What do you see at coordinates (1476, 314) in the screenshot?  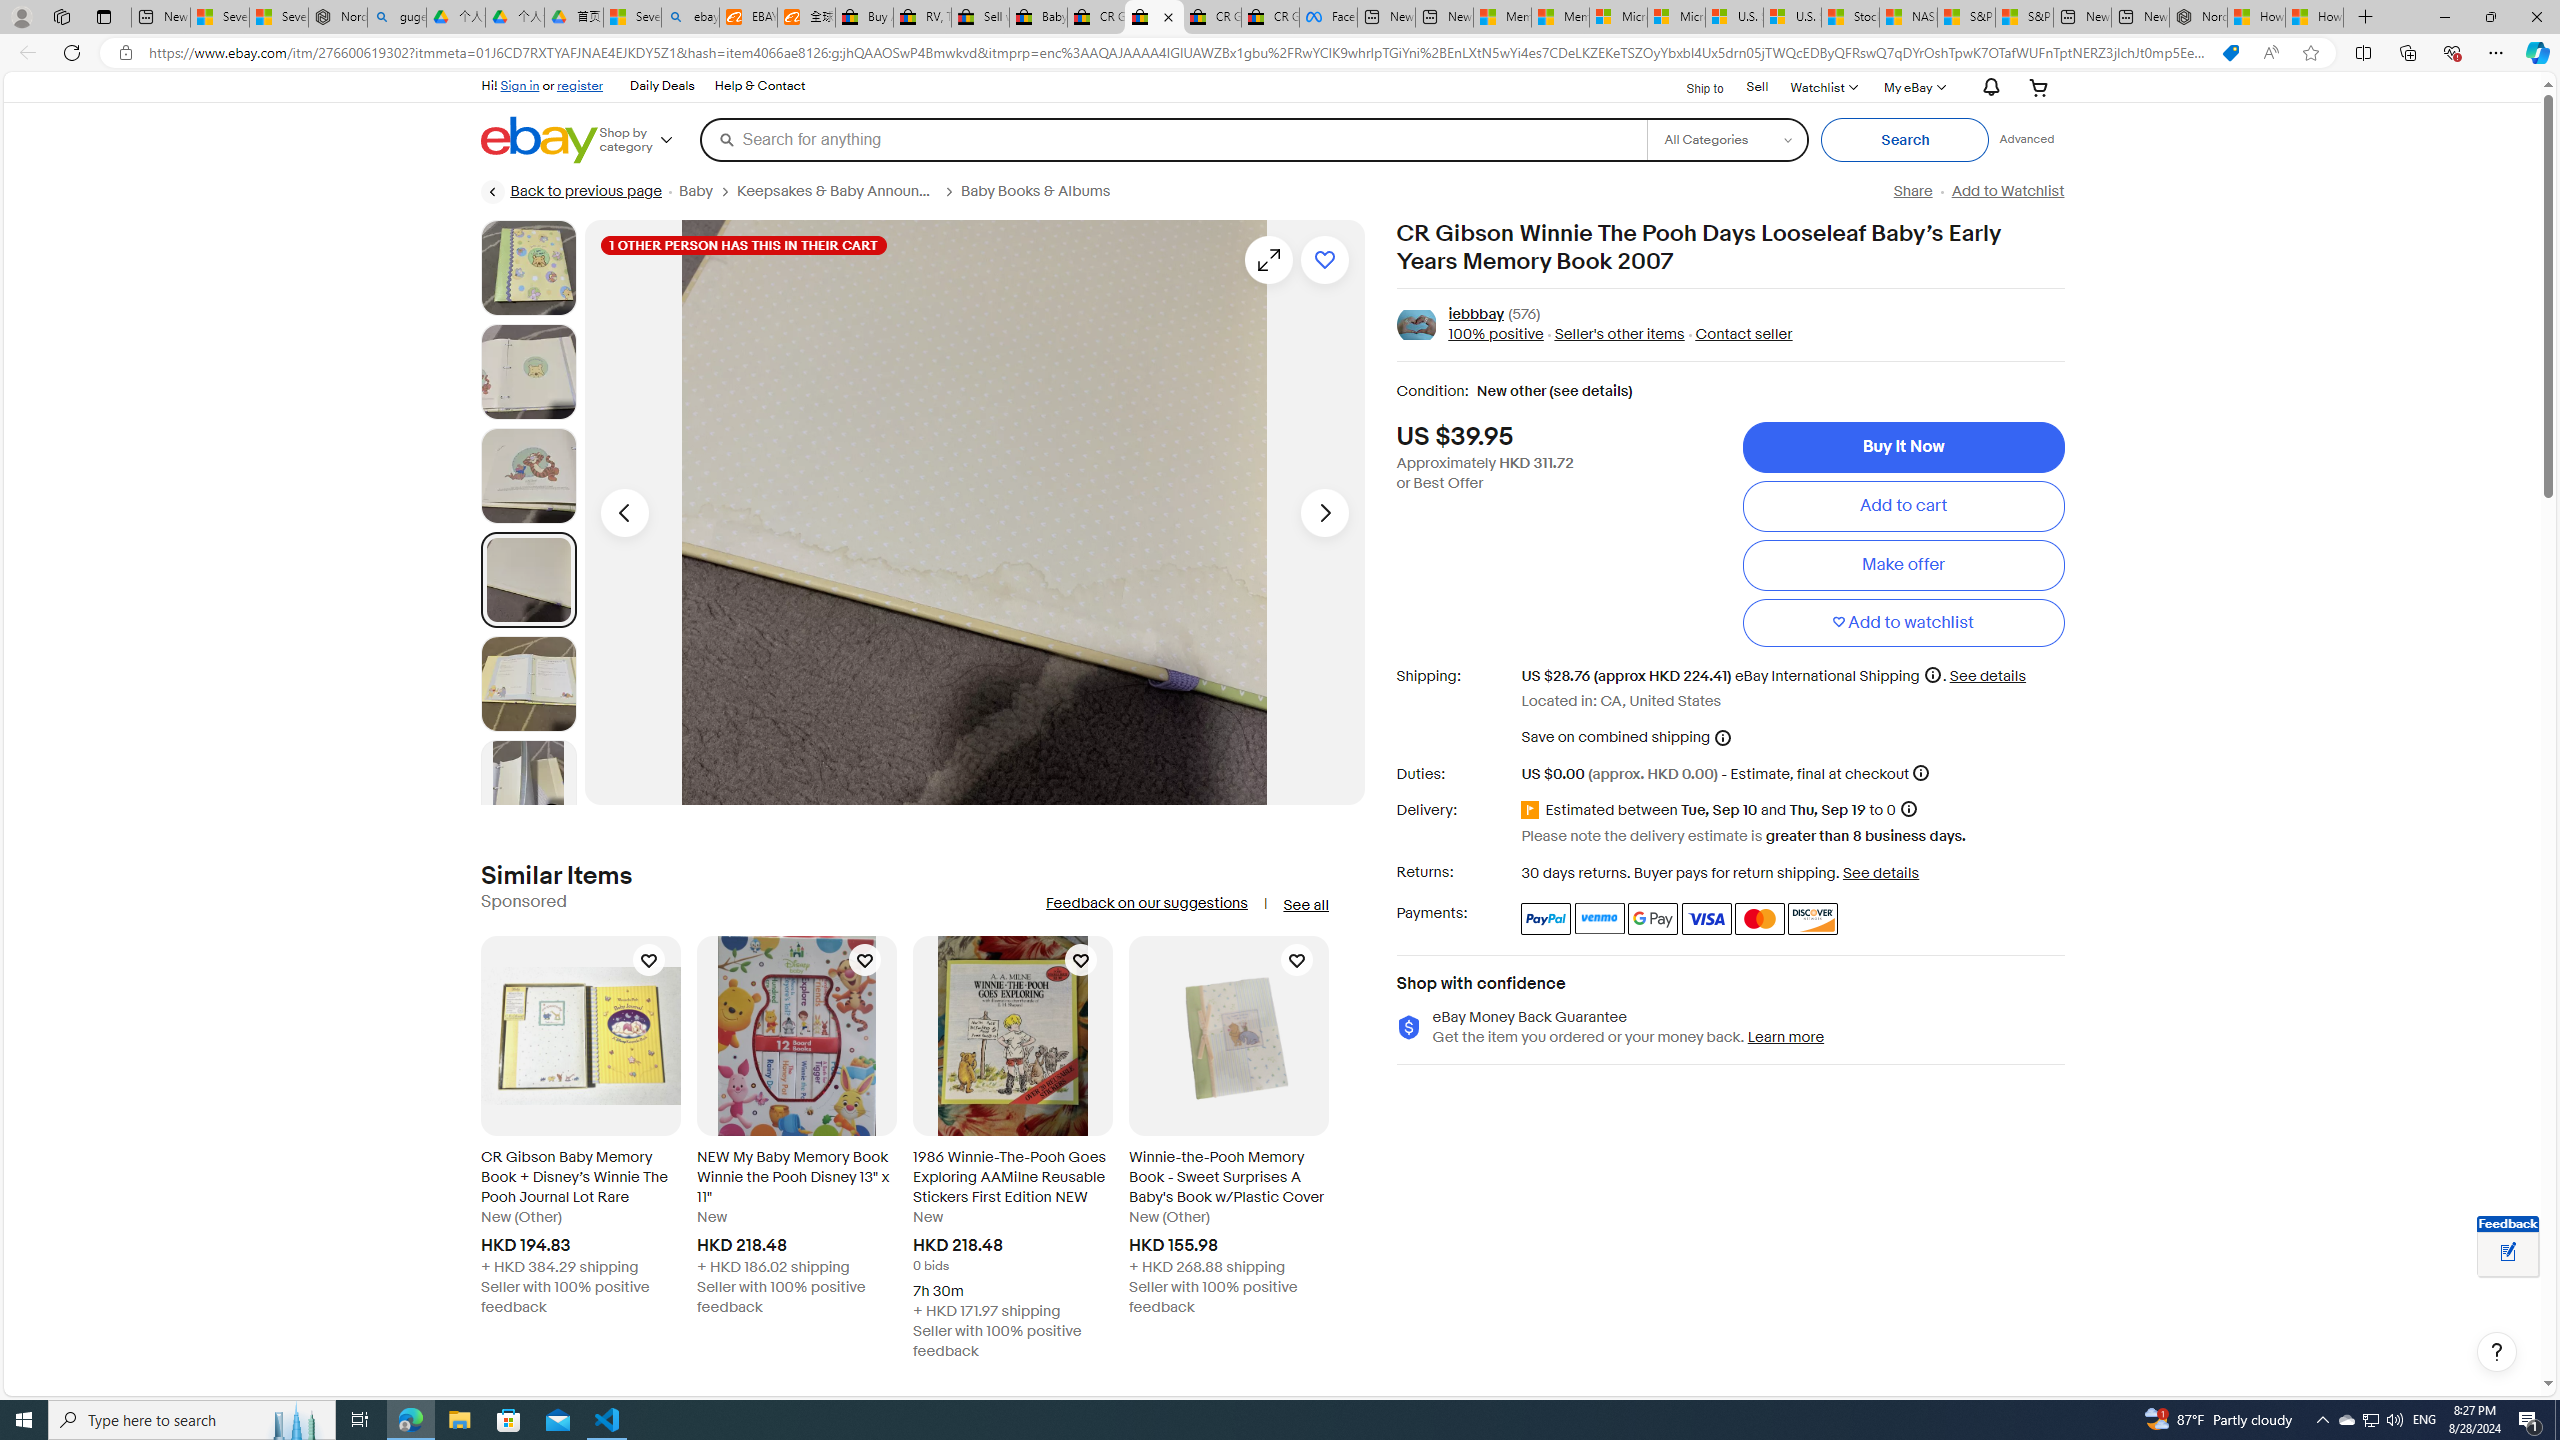 I see `'iebbbay'` at bounding box center [1476, 314].